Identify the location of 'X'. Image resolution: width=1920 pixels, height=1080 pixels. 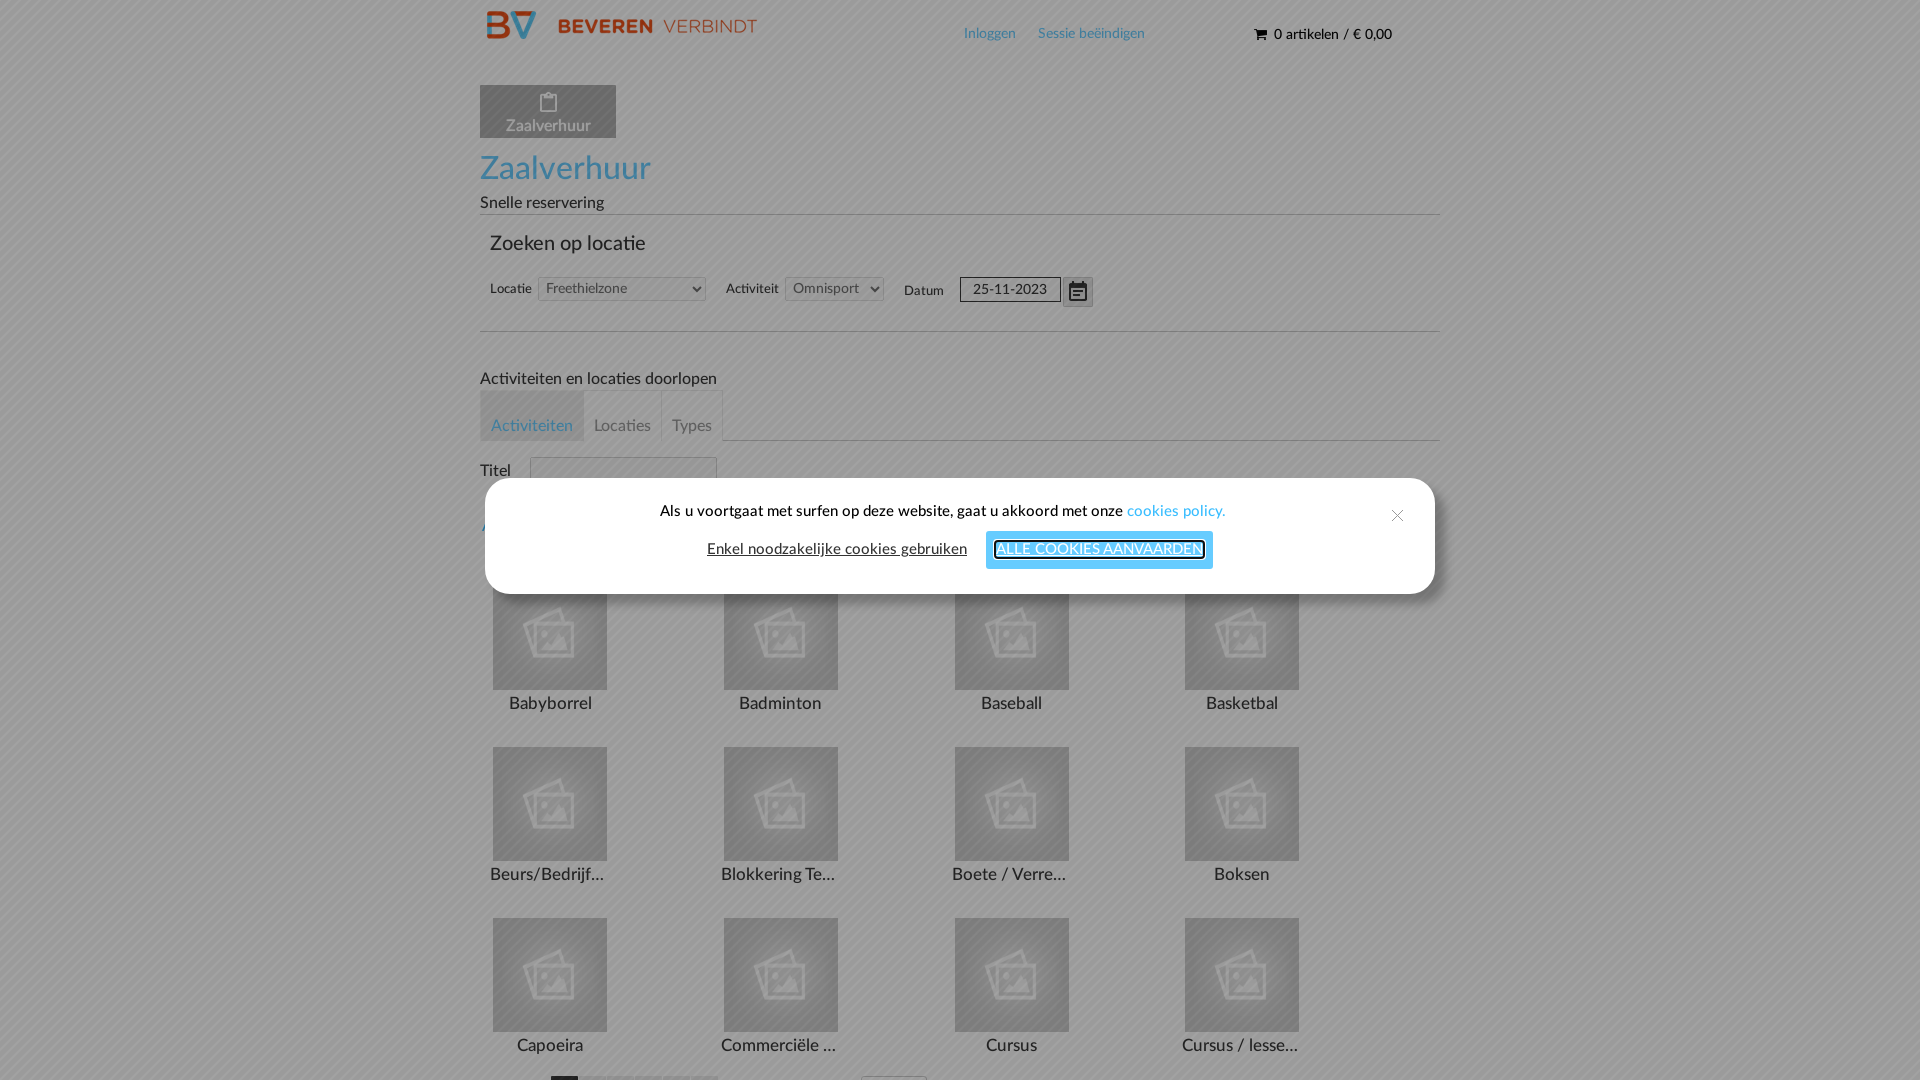
(1310, 525).